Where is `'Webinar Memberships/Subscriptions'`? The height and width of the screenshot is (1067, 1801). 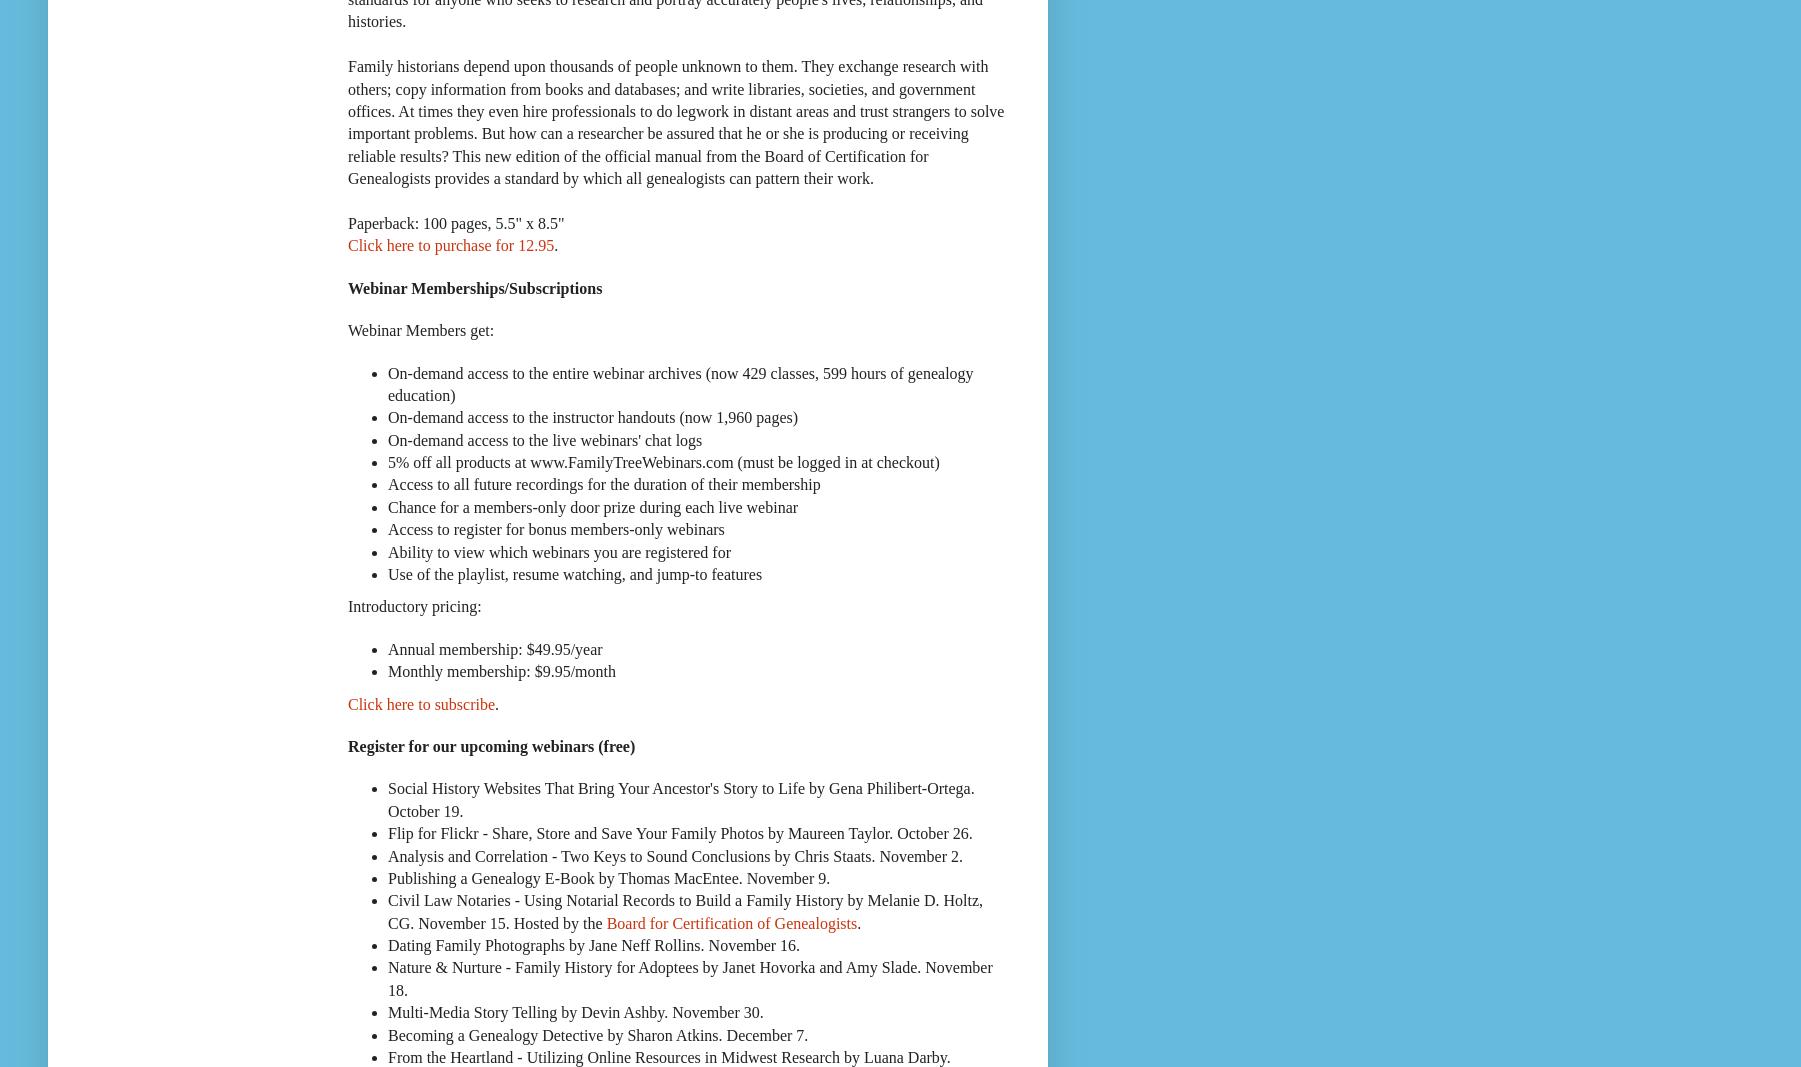
'Webinar Memberships/Subscriptions' is located at coordinates (473, 287).